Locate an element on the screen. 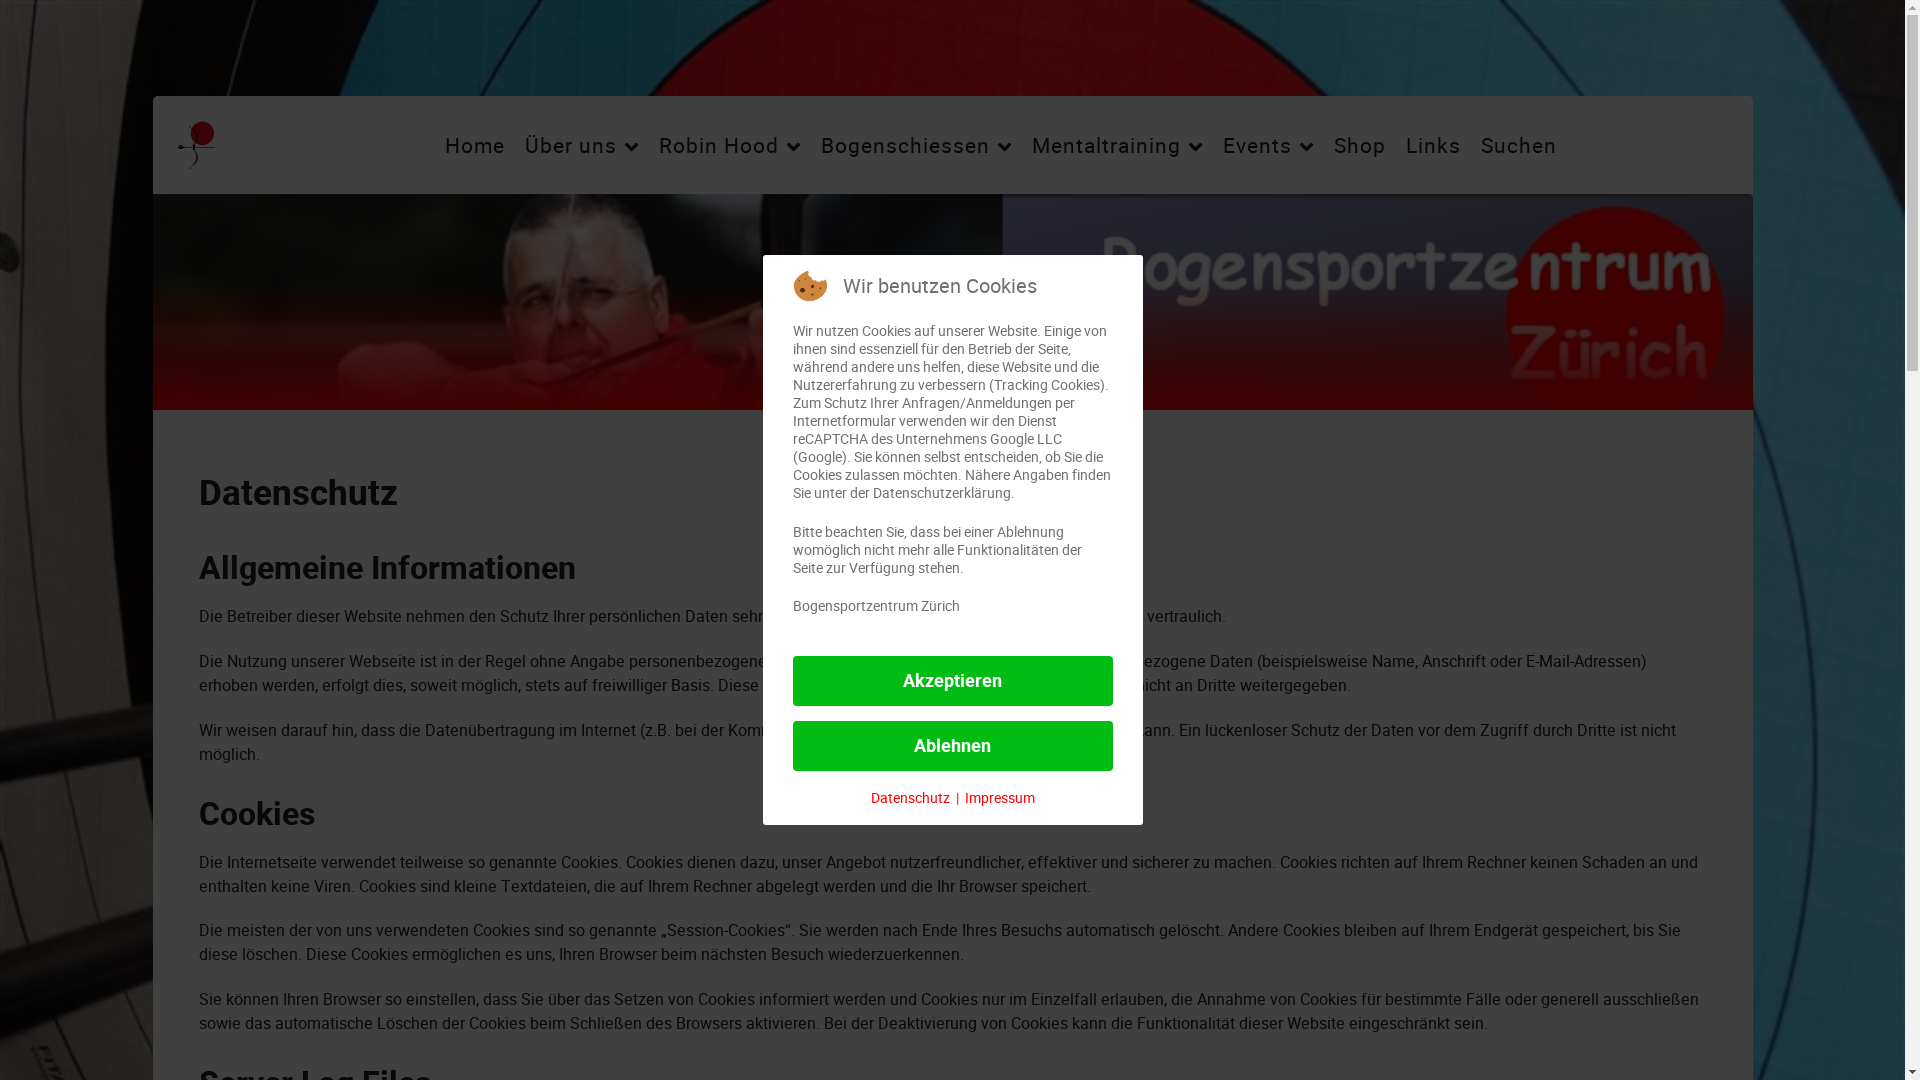  'Home' is located at coordinates (474, 144).